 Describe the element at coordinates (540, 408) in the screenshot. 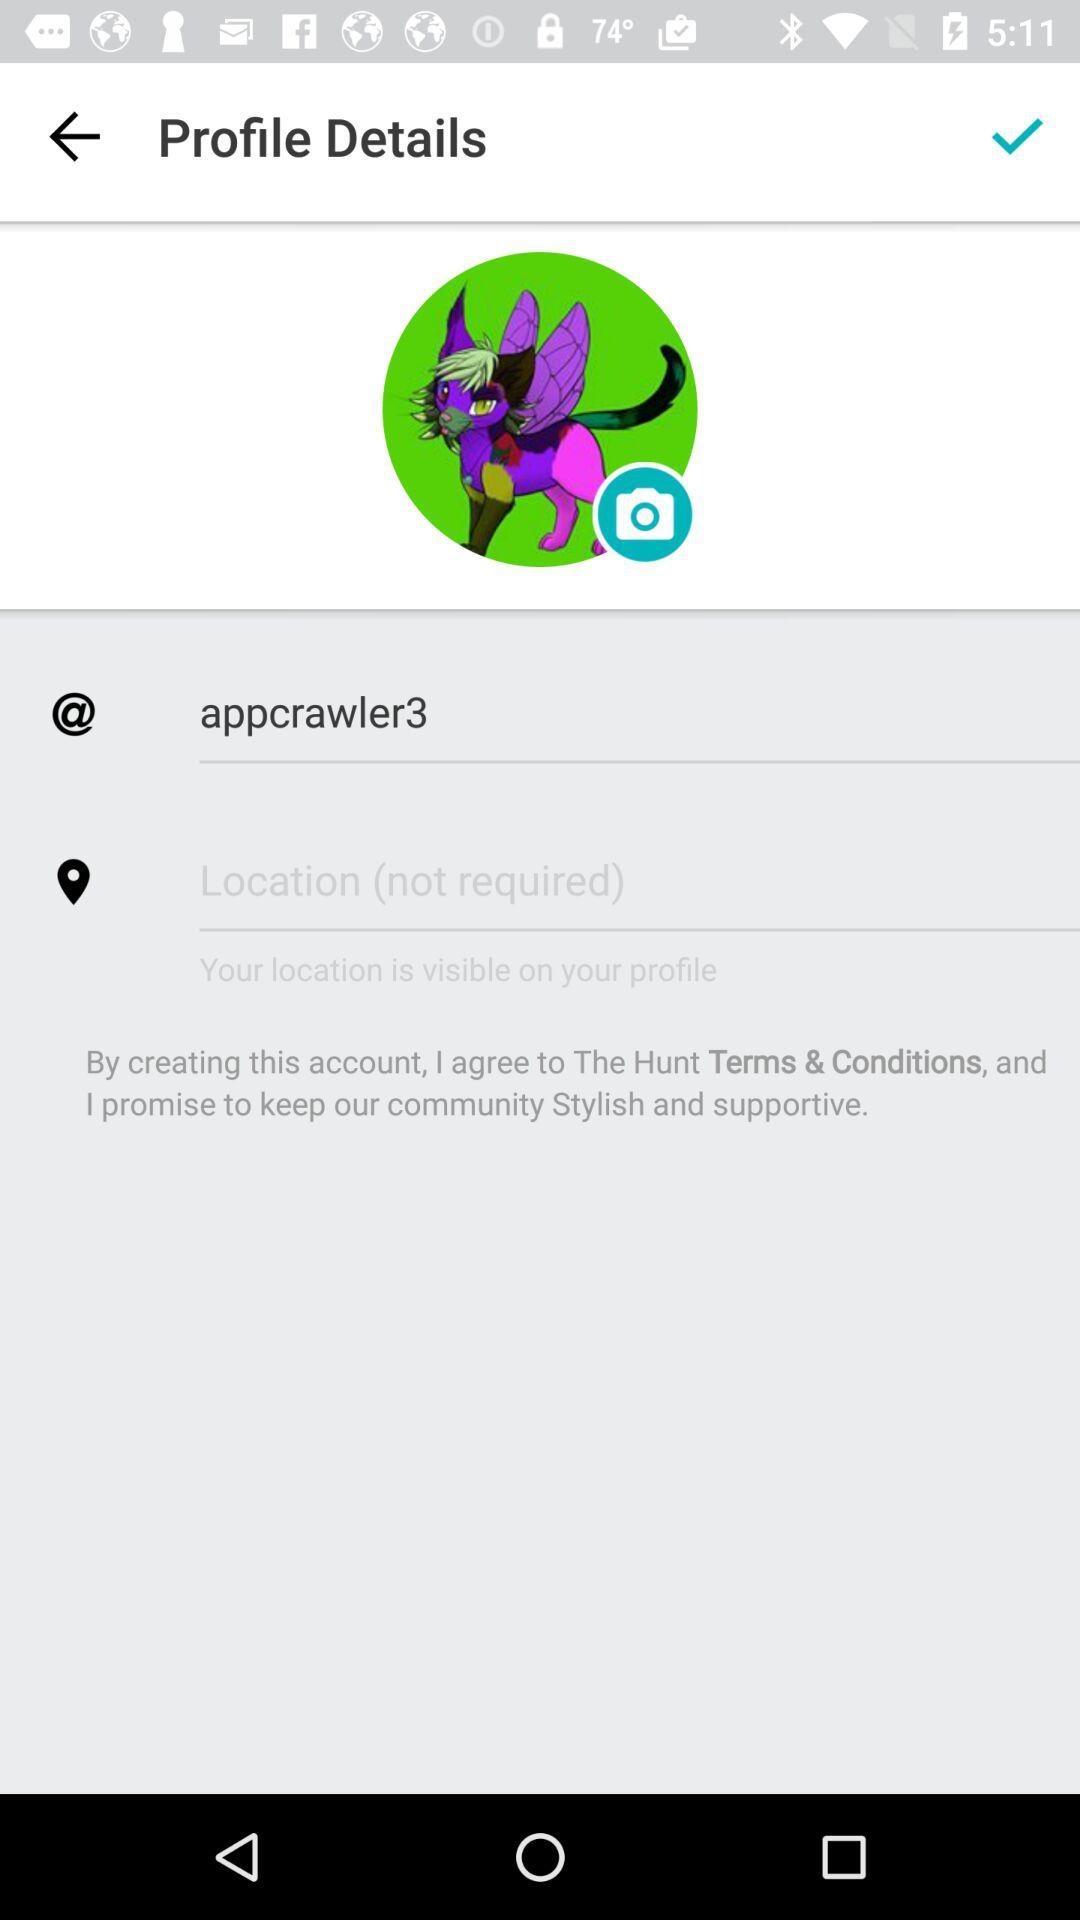

I see `the image` at that location.